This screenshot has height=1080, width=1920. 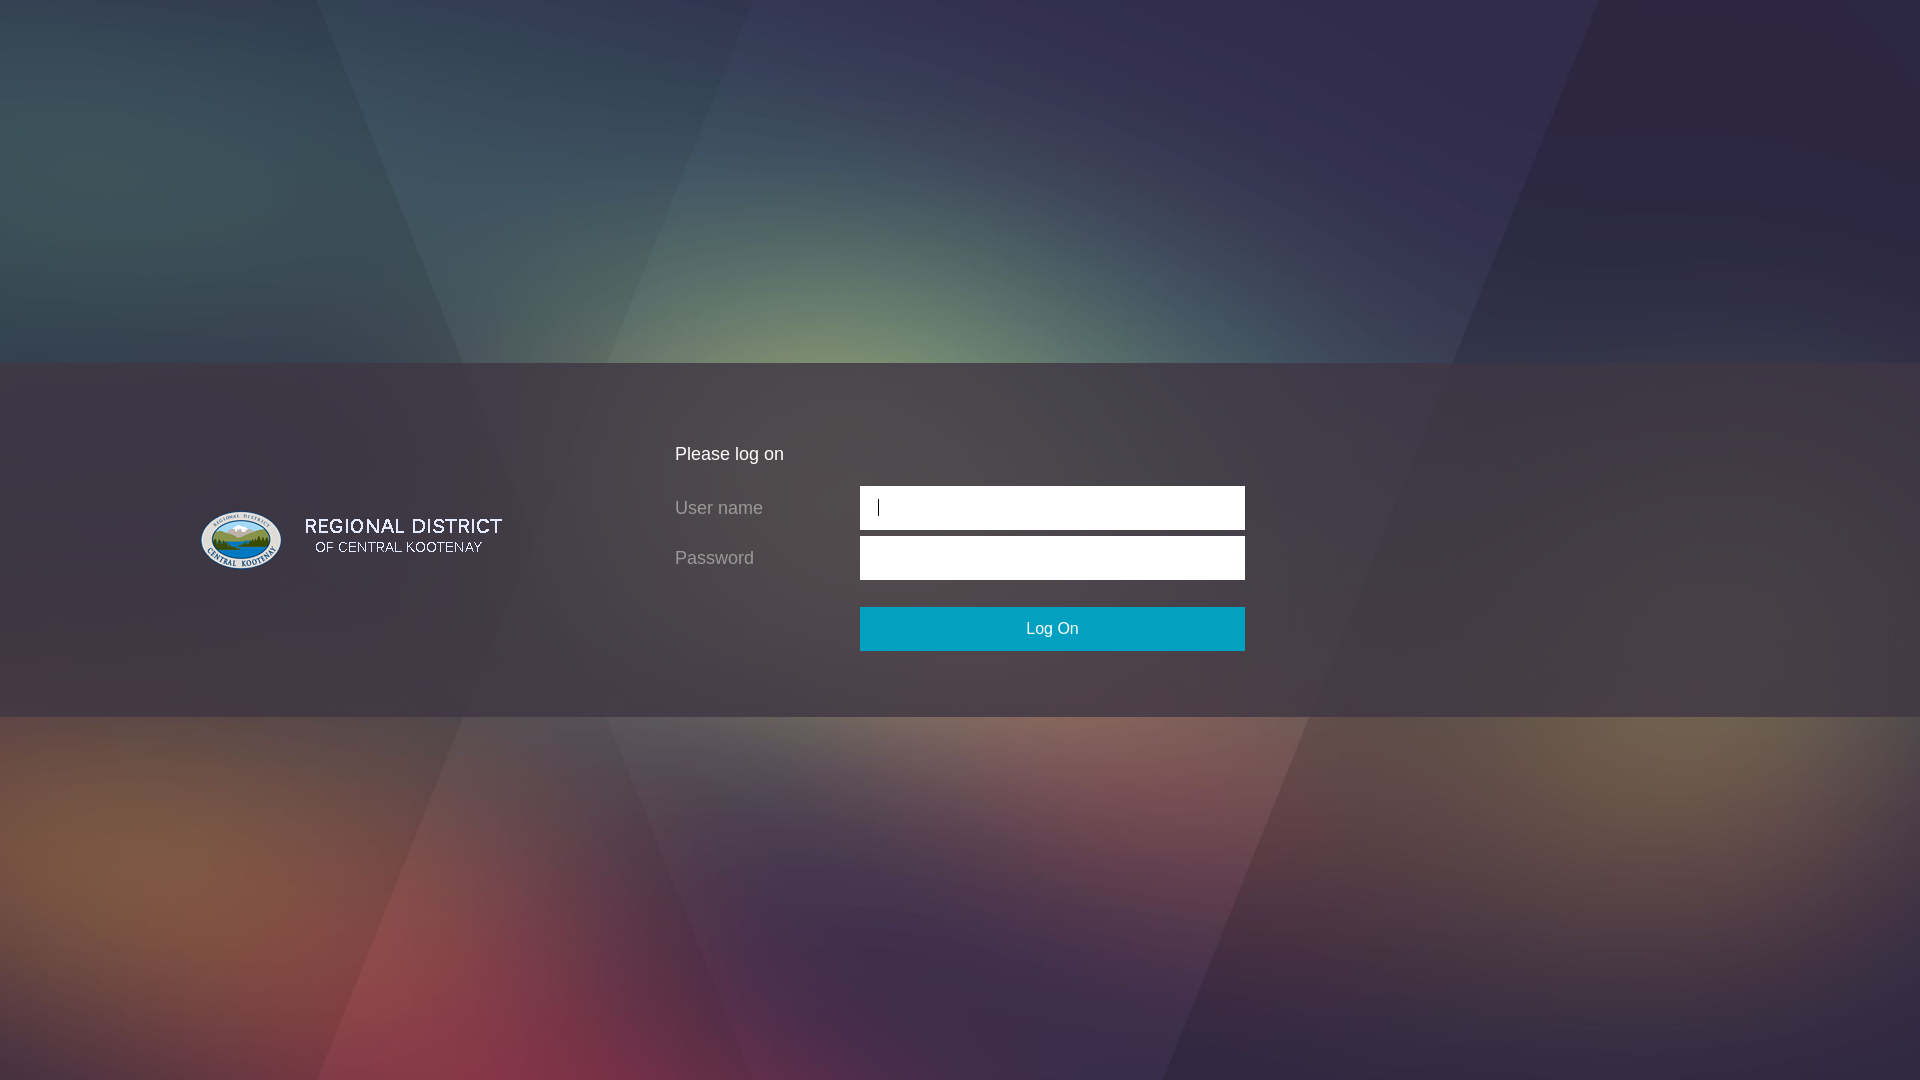 I want to click on 'Log On', so click(x=1051, y=627).